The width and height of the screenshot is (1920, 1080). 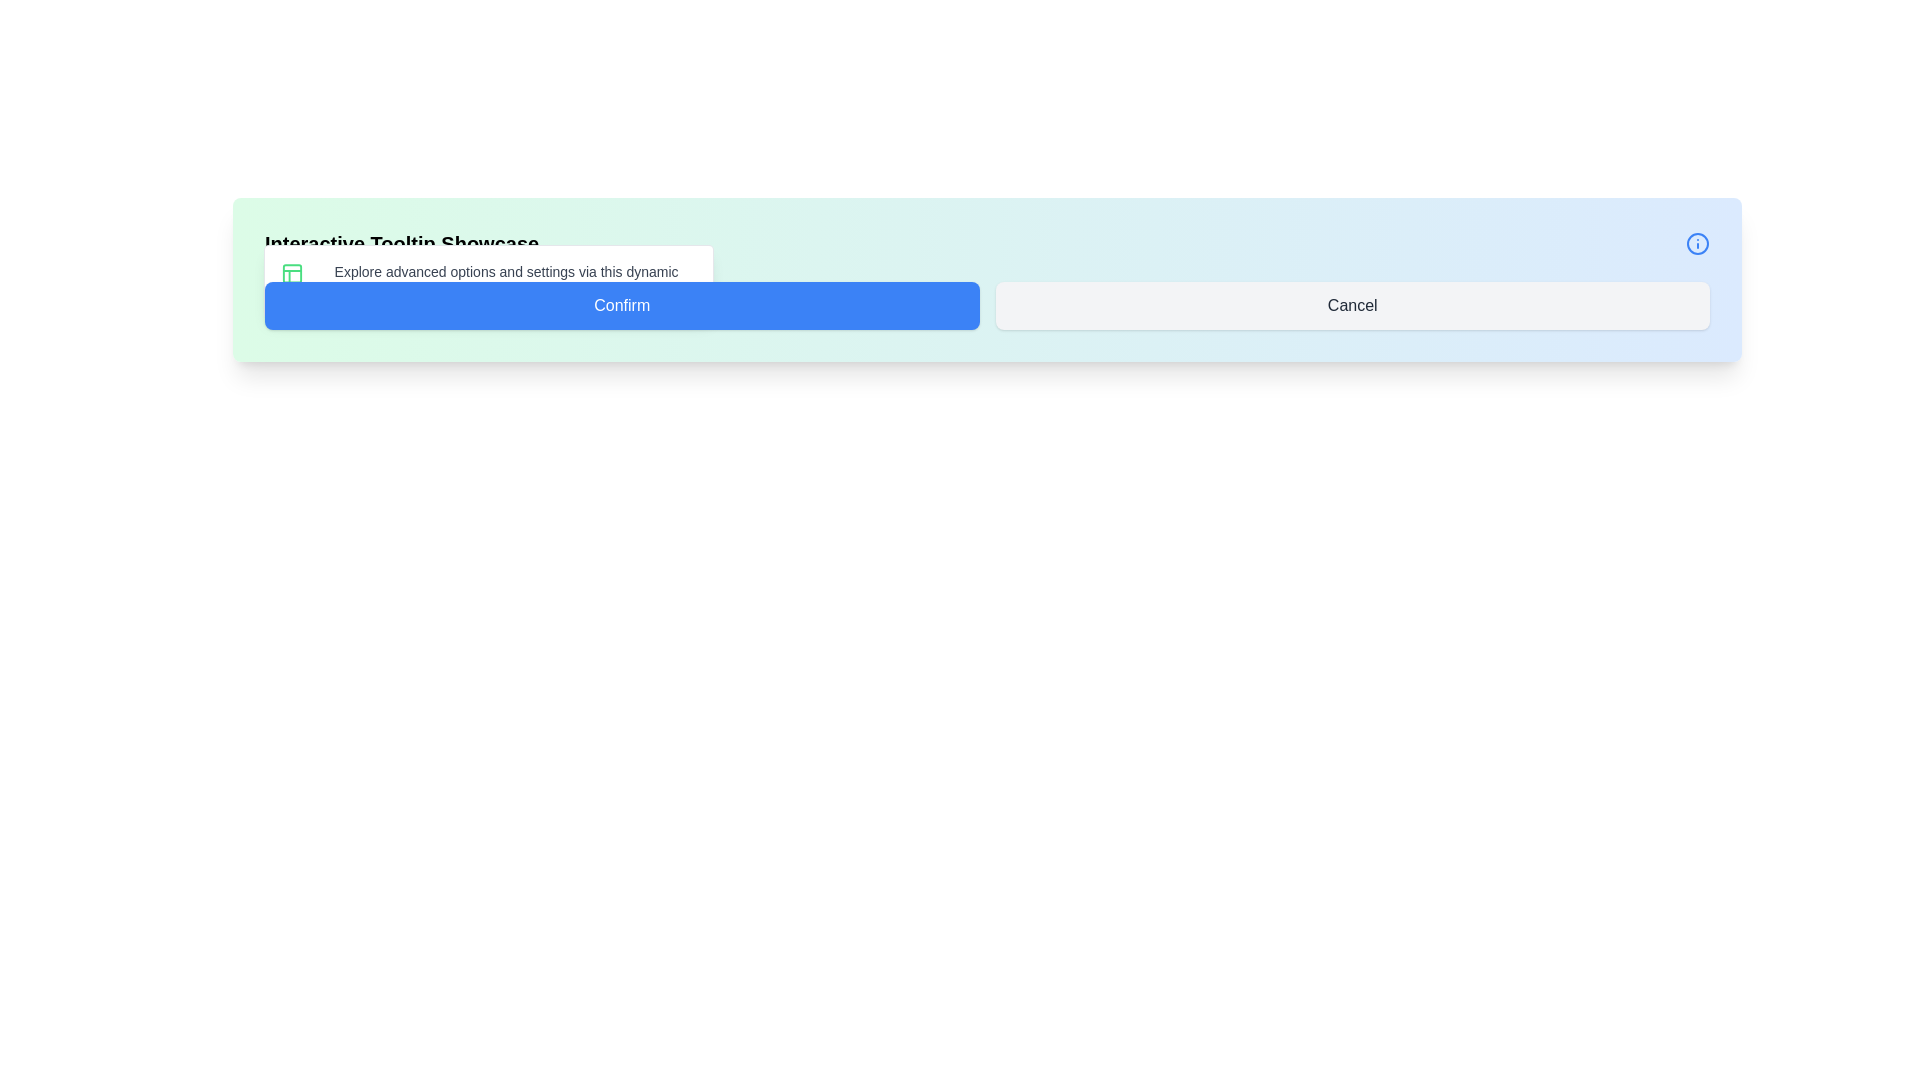 I want to click on the 'Cancel' button, which is a rectangular button with a light gray background and rounded corners, located to the right of the 'Confirm' button, so click(x=1352, y=305).